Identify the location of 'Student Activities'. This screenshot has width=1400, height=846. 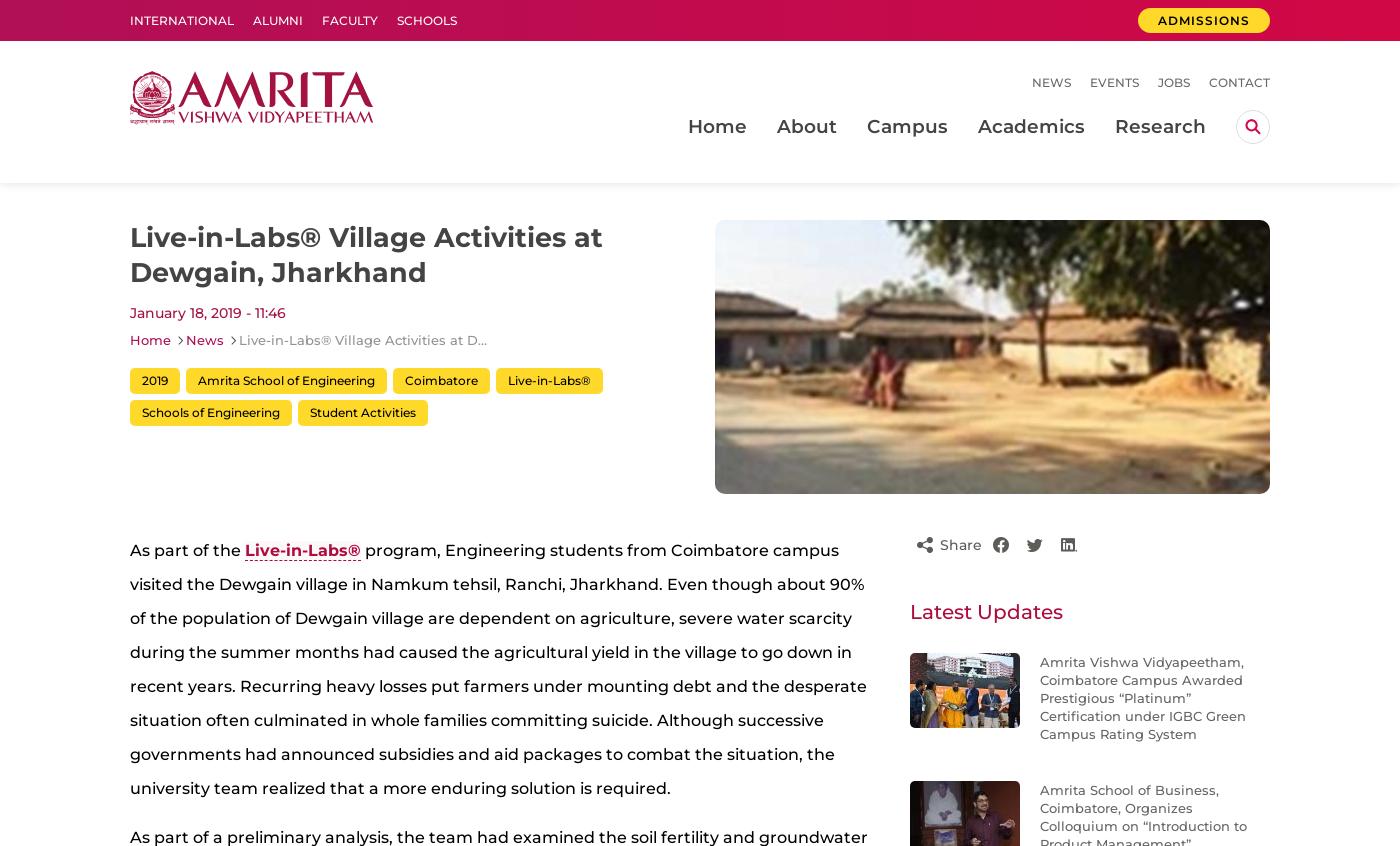
(363, 411).